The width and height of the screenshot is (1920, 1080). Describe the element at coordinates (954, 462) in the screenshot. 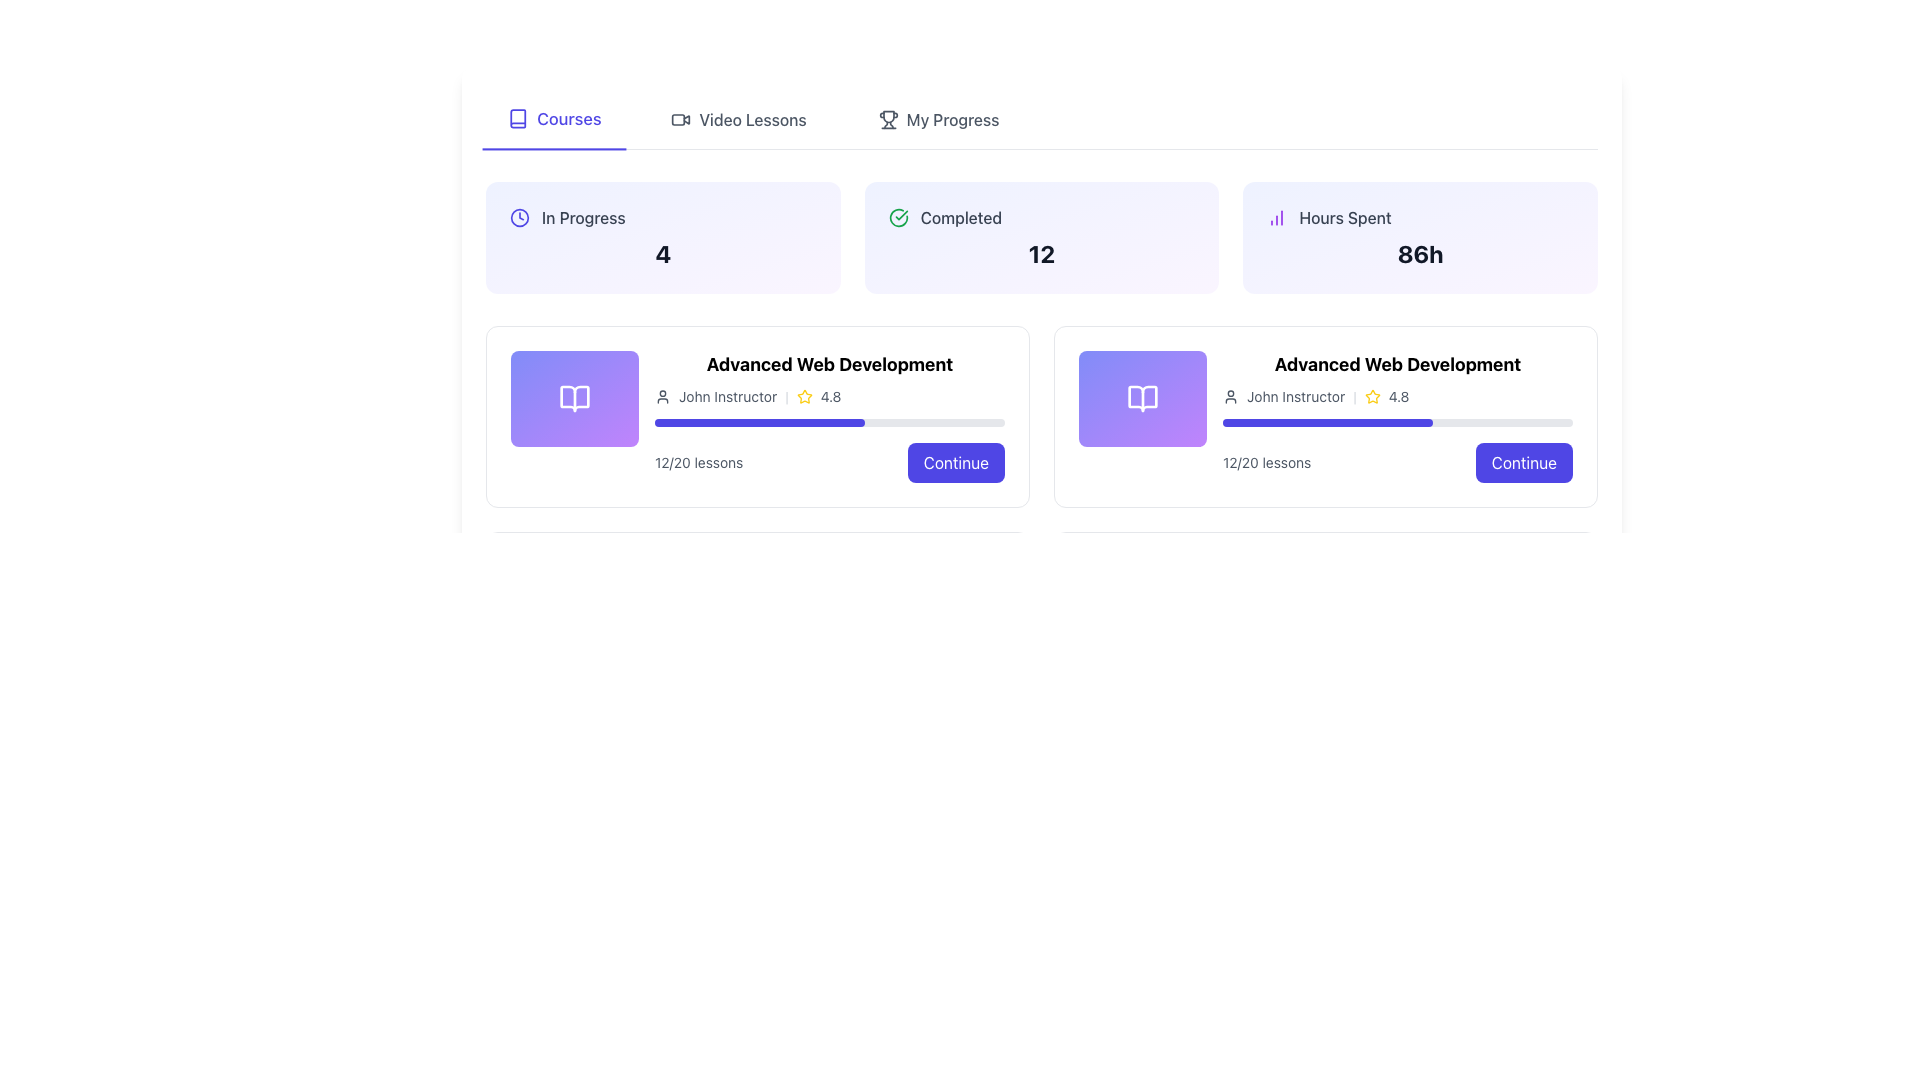

I see `the 'Continue' button located in the right segment of the interface, next to the label displaying '12/20 lessons'` at that location.